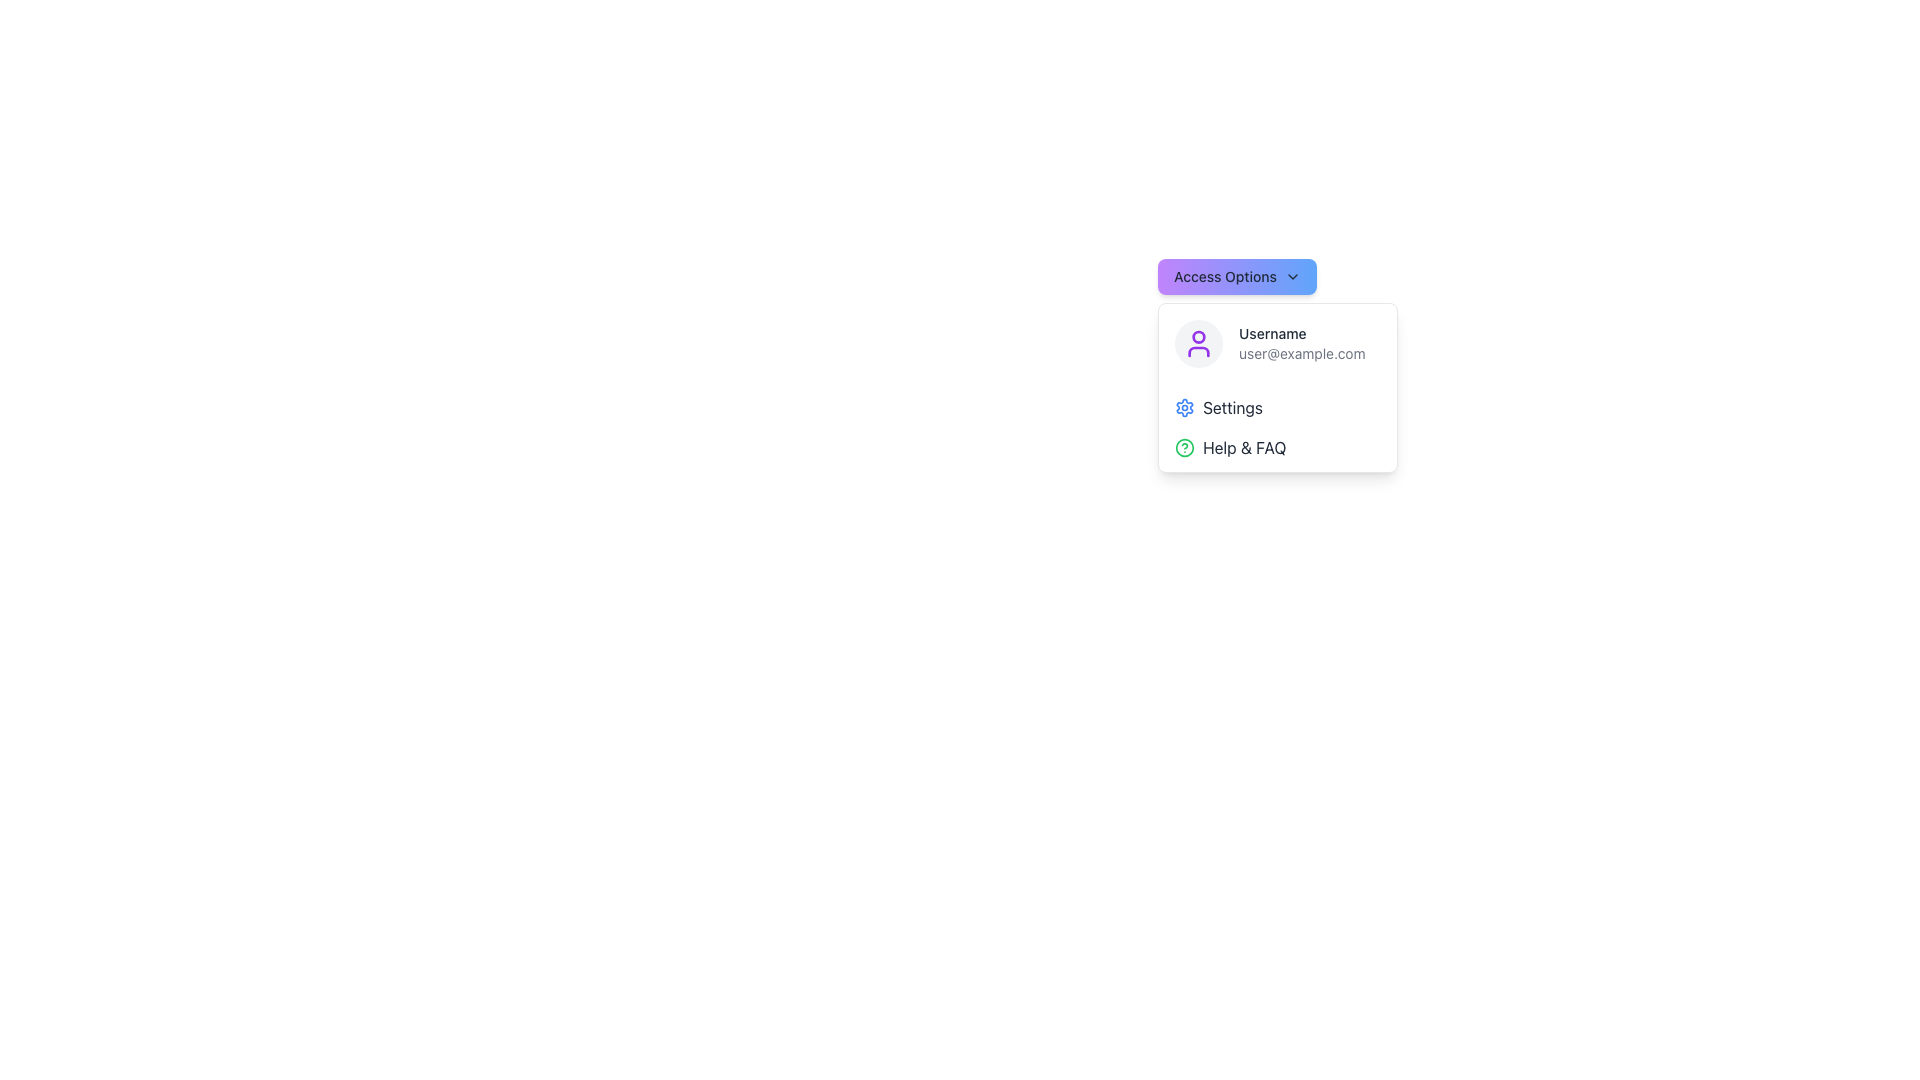  What do you see at coordinates (1199, 342) in the screenshot?
I see `the circular button-like icon with a purple user profile illustration, located to the left of the text 'Username user@example.com'` at bounding box center [1199, 342].